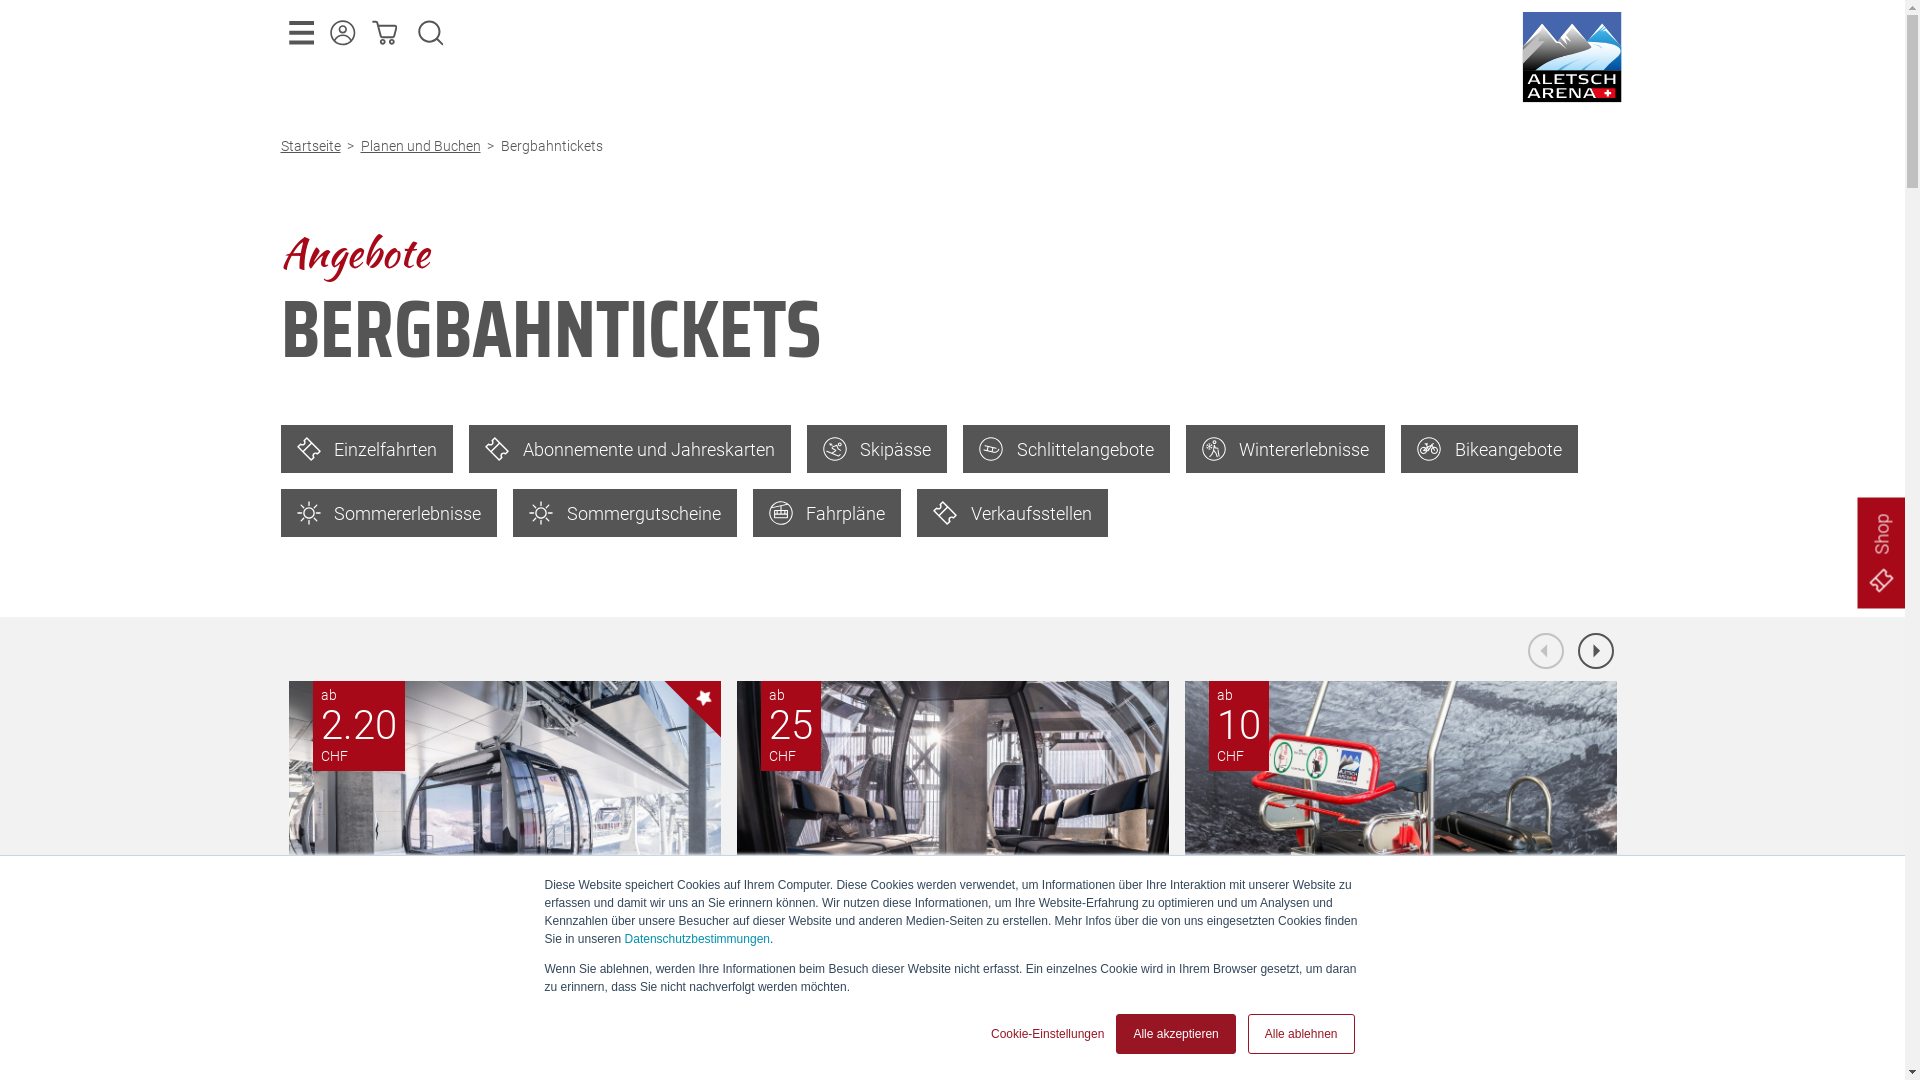 The image size is (1920, 1080). I want to click on 'Datenschutzbestimmungen', so click(697, 938).